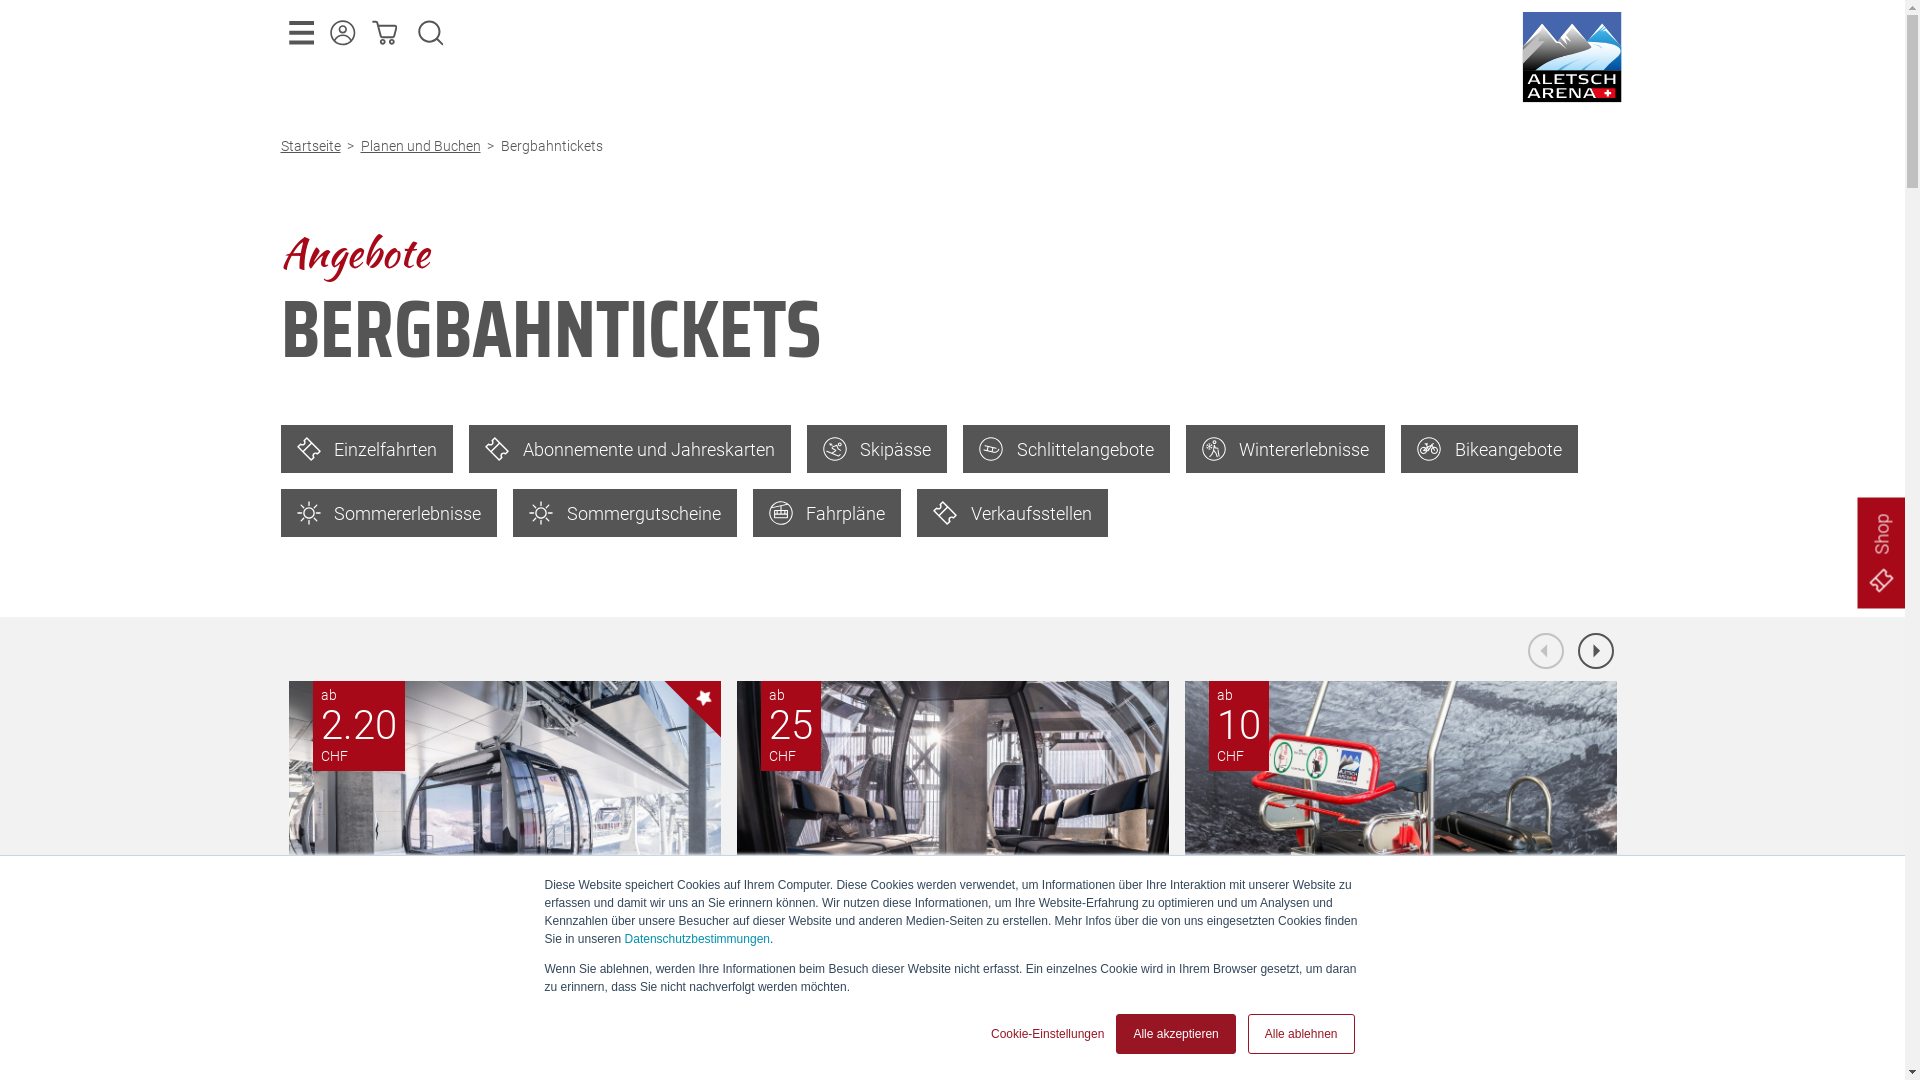 The image size is (1920, 1080). I want to click on 'Datenschutzbestimmungen', so click(697, 938).